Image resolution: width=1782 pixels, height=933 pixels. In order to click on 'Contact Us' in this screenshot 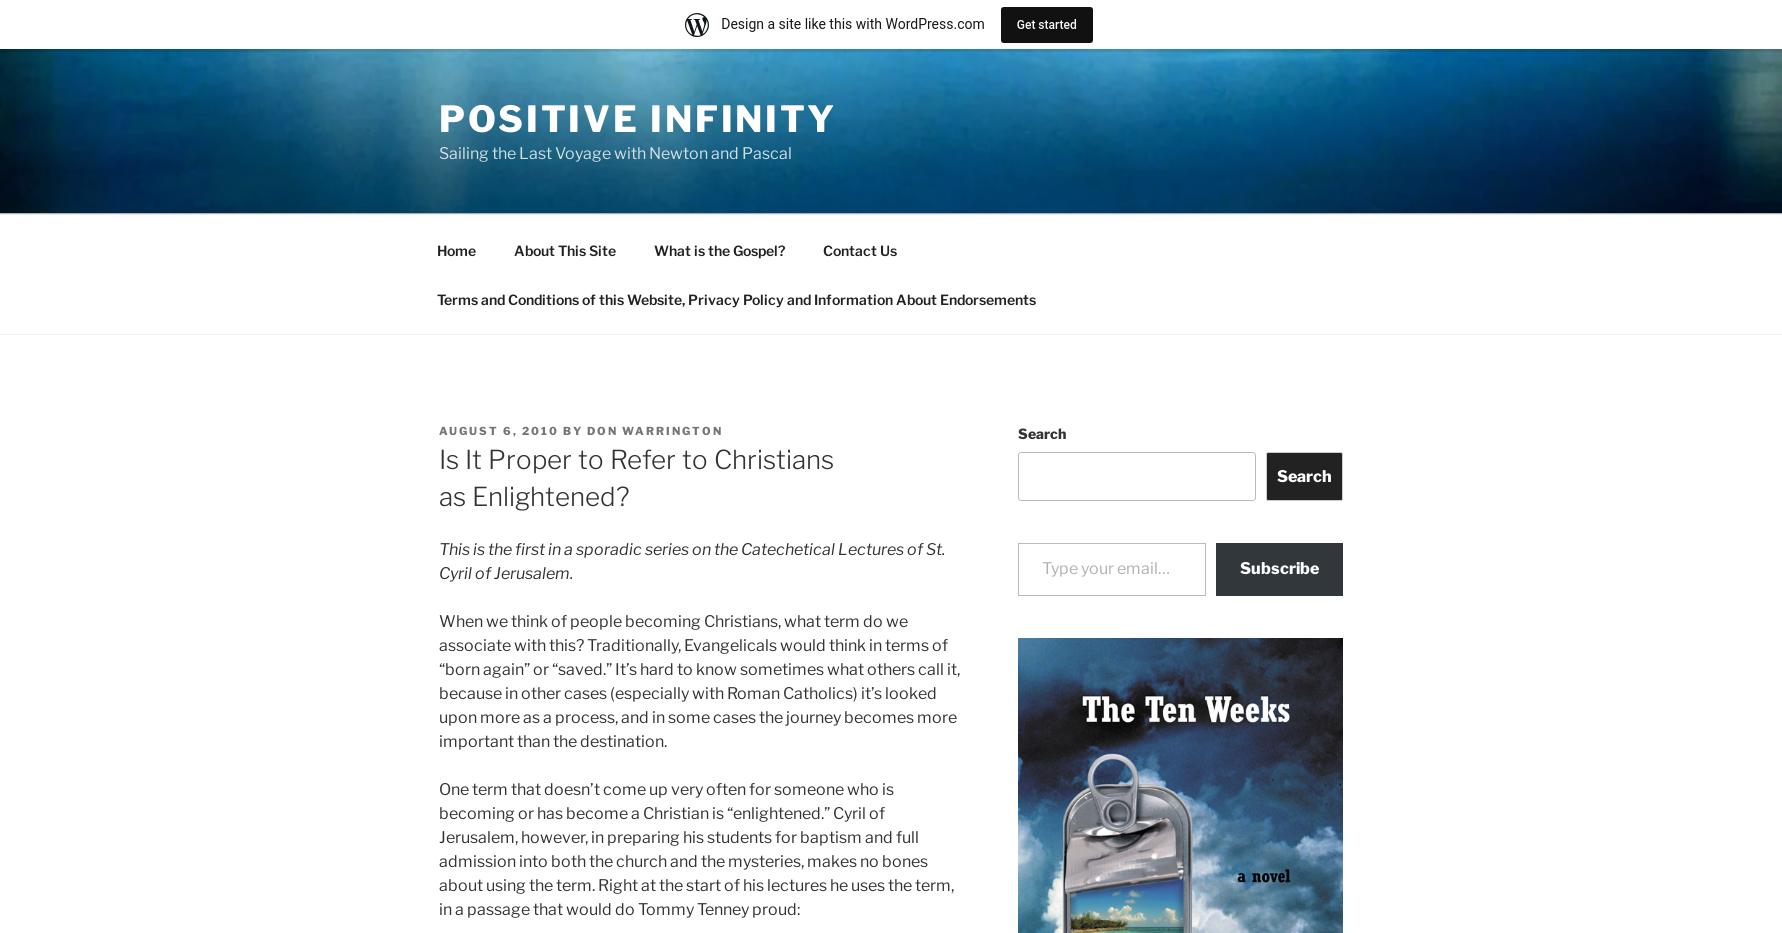, I will do `click(857, 248)`.